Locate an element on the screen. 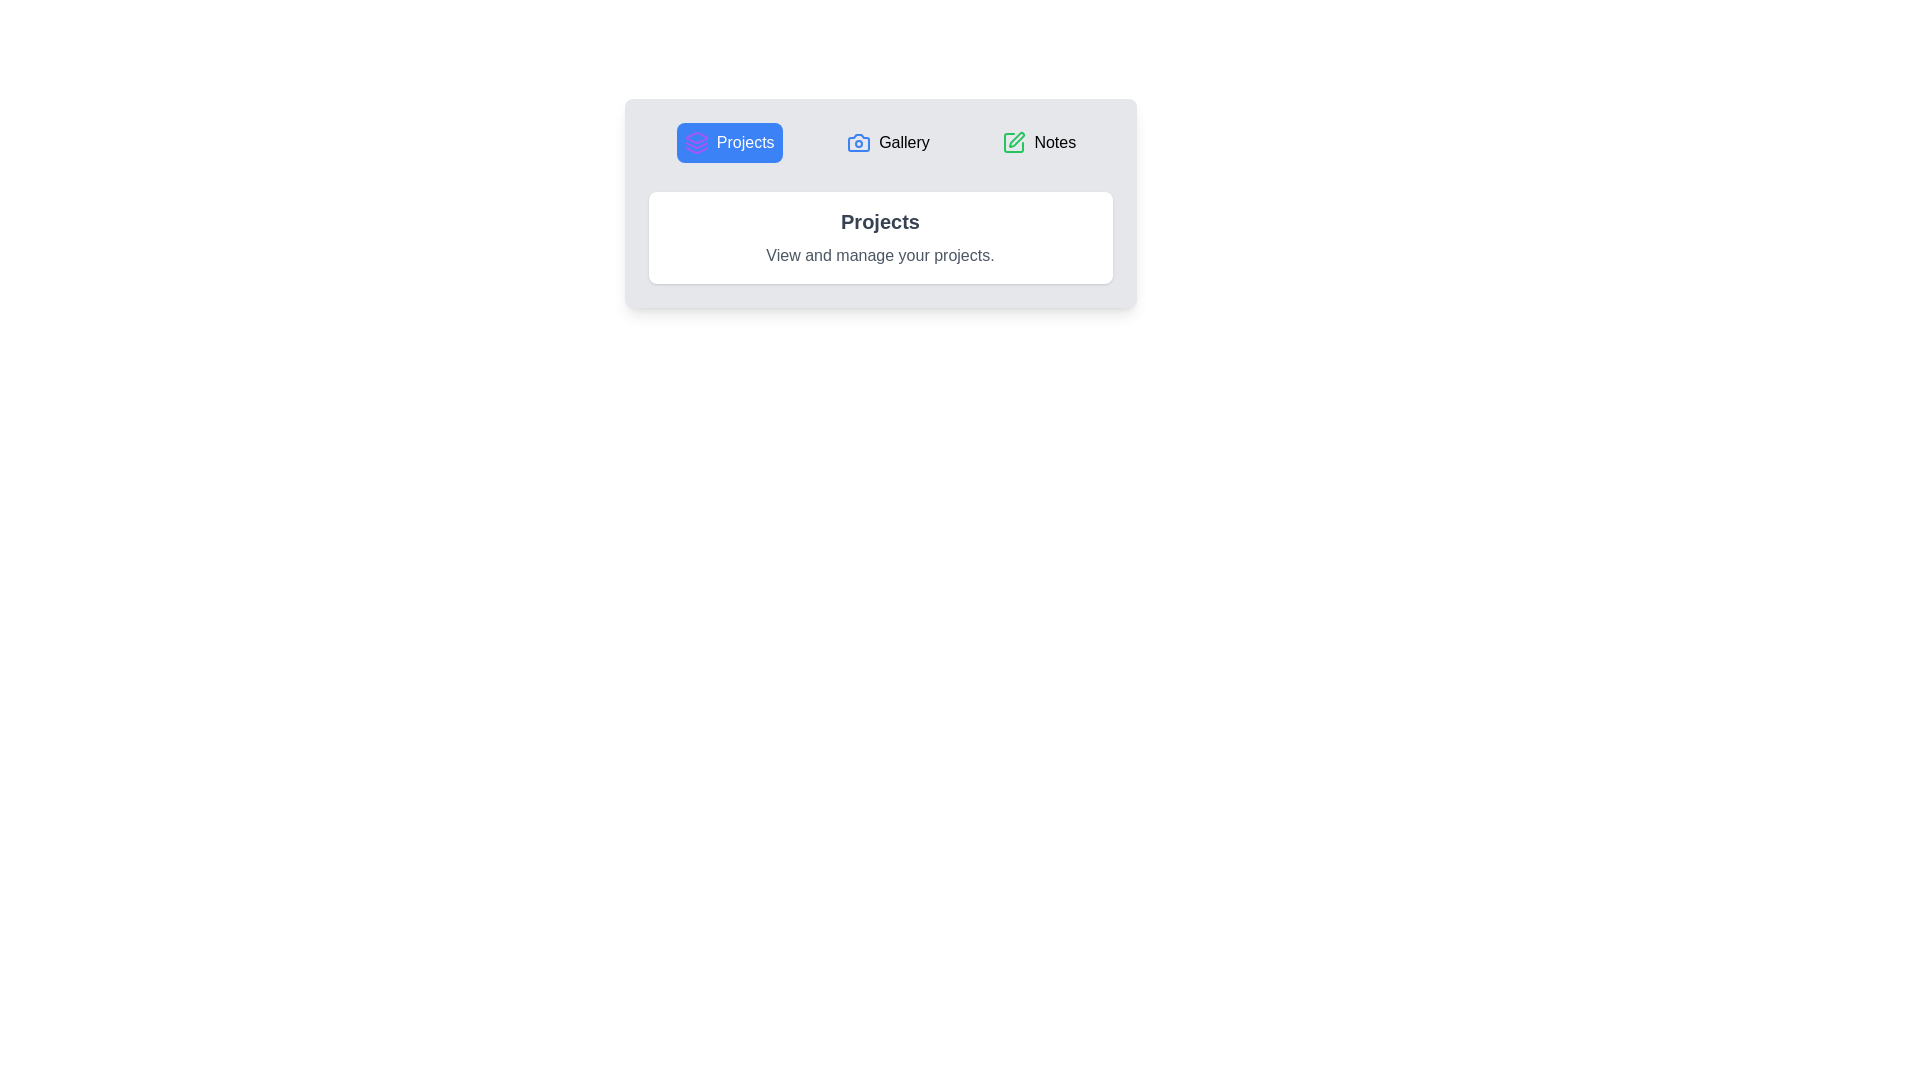  the tab labeled Gallery is located at coordinates (887, 141).